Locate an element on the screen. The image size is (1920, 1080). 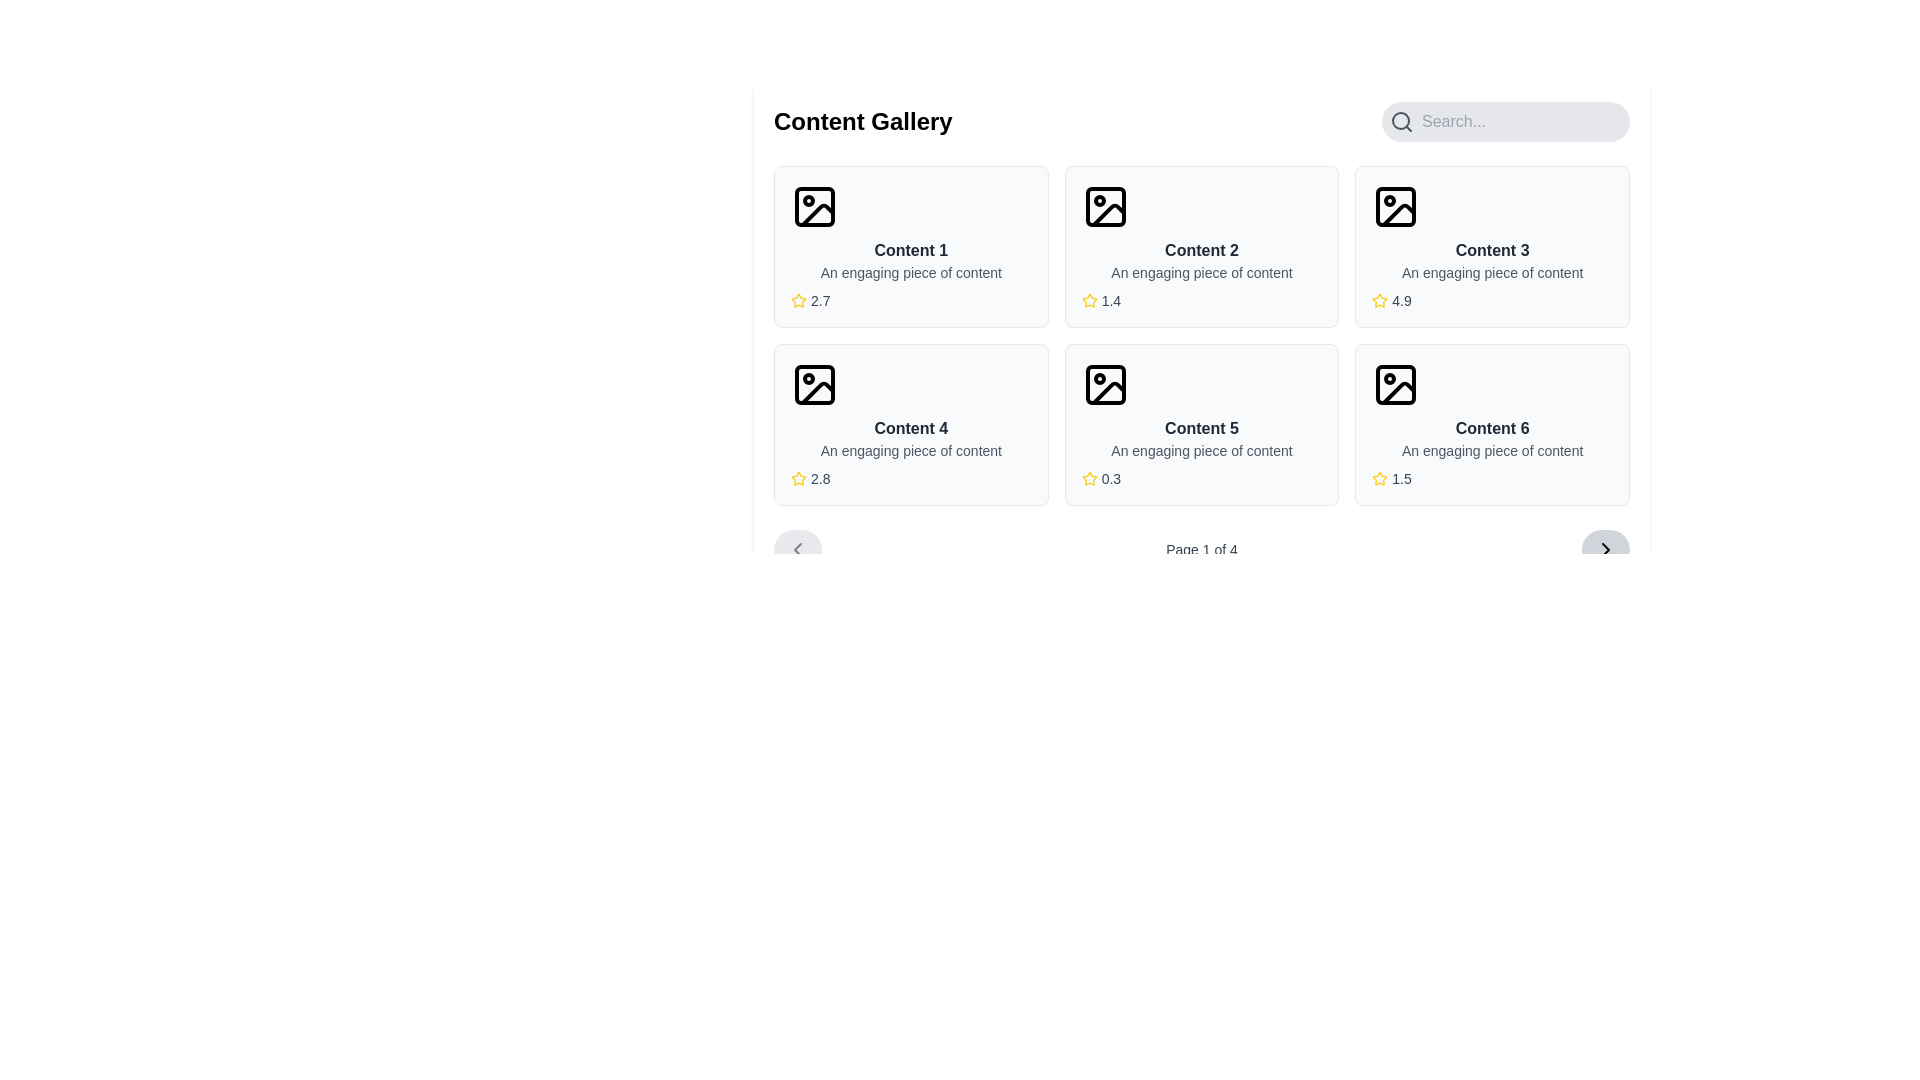
the rightmost circular button with a gray background and a right-pointing chevron symbol is located at coordinates (1606, 550).